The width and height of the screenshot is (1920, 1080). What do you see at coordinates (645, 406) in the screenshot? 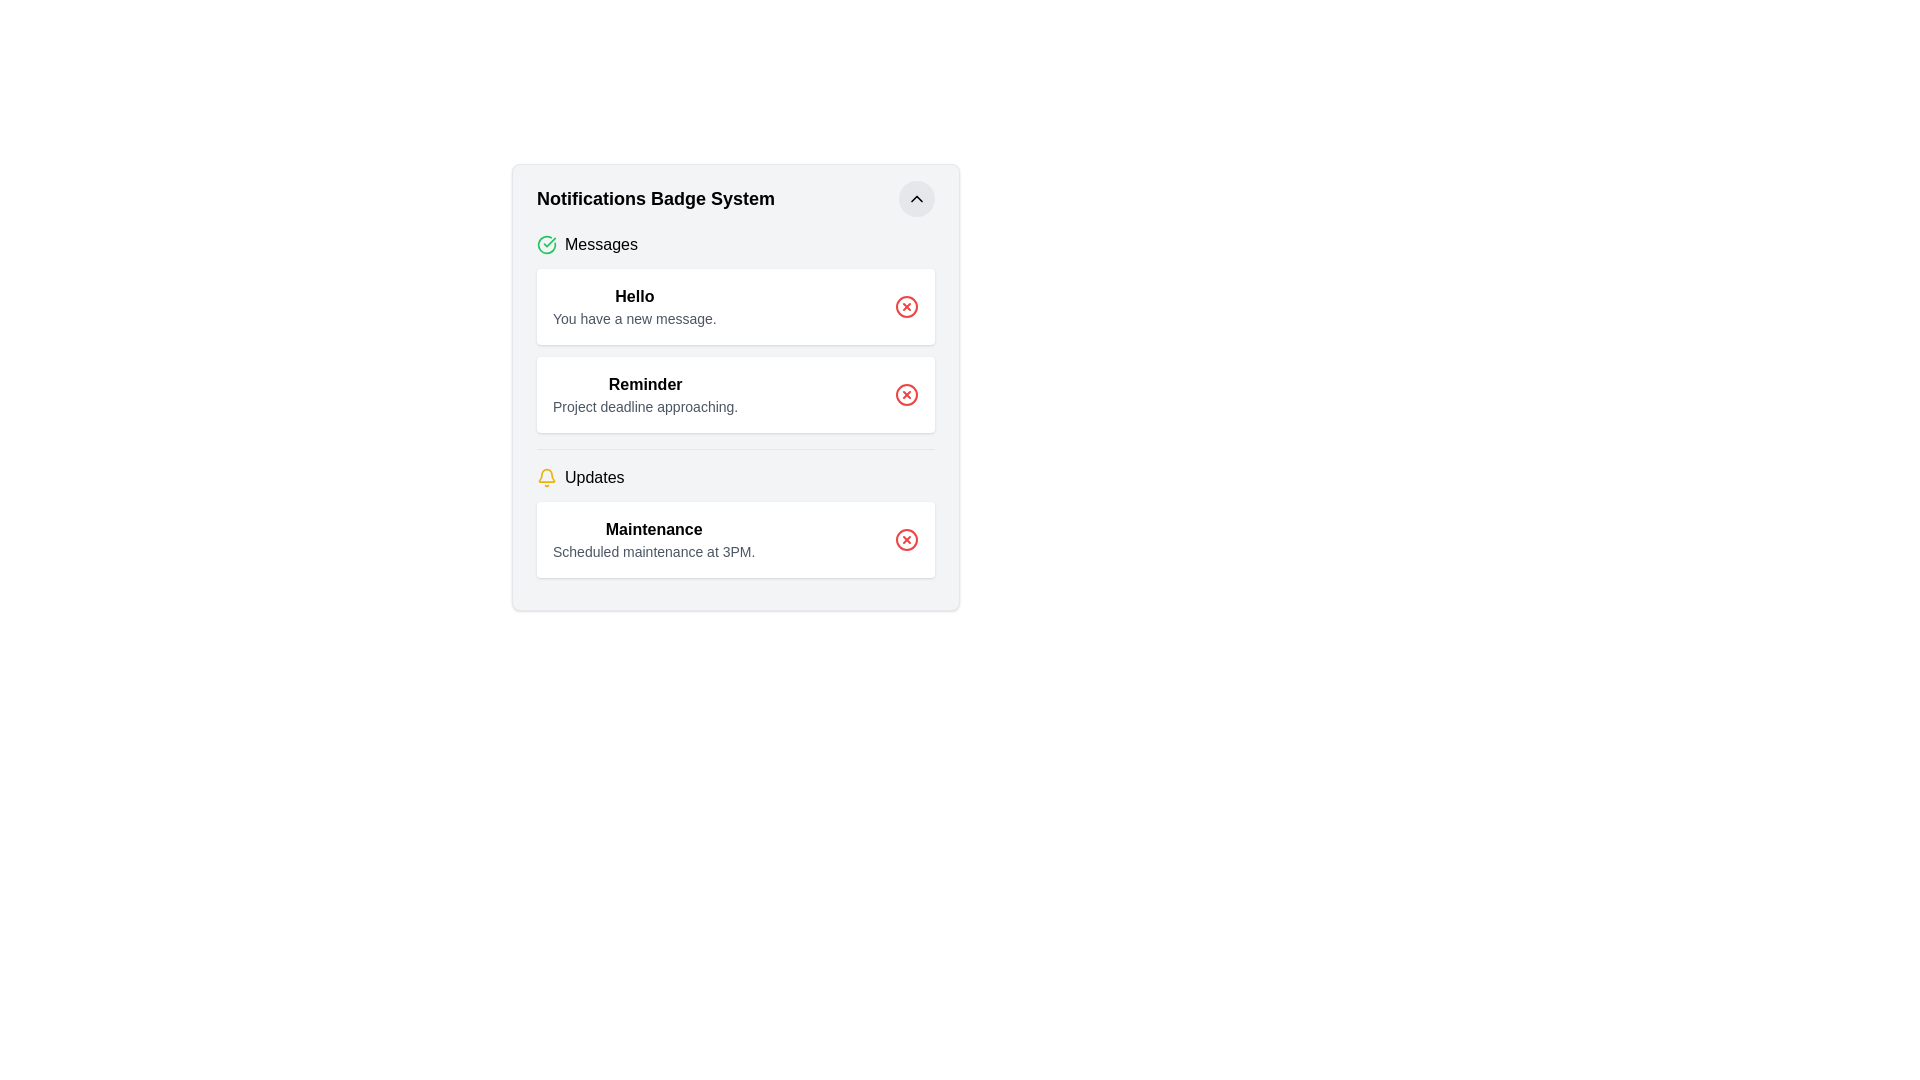
I see `static text label that provides additional information related to the notification title 'Reminder', located below the title text within the notification card` at bounding box center [645, 406].